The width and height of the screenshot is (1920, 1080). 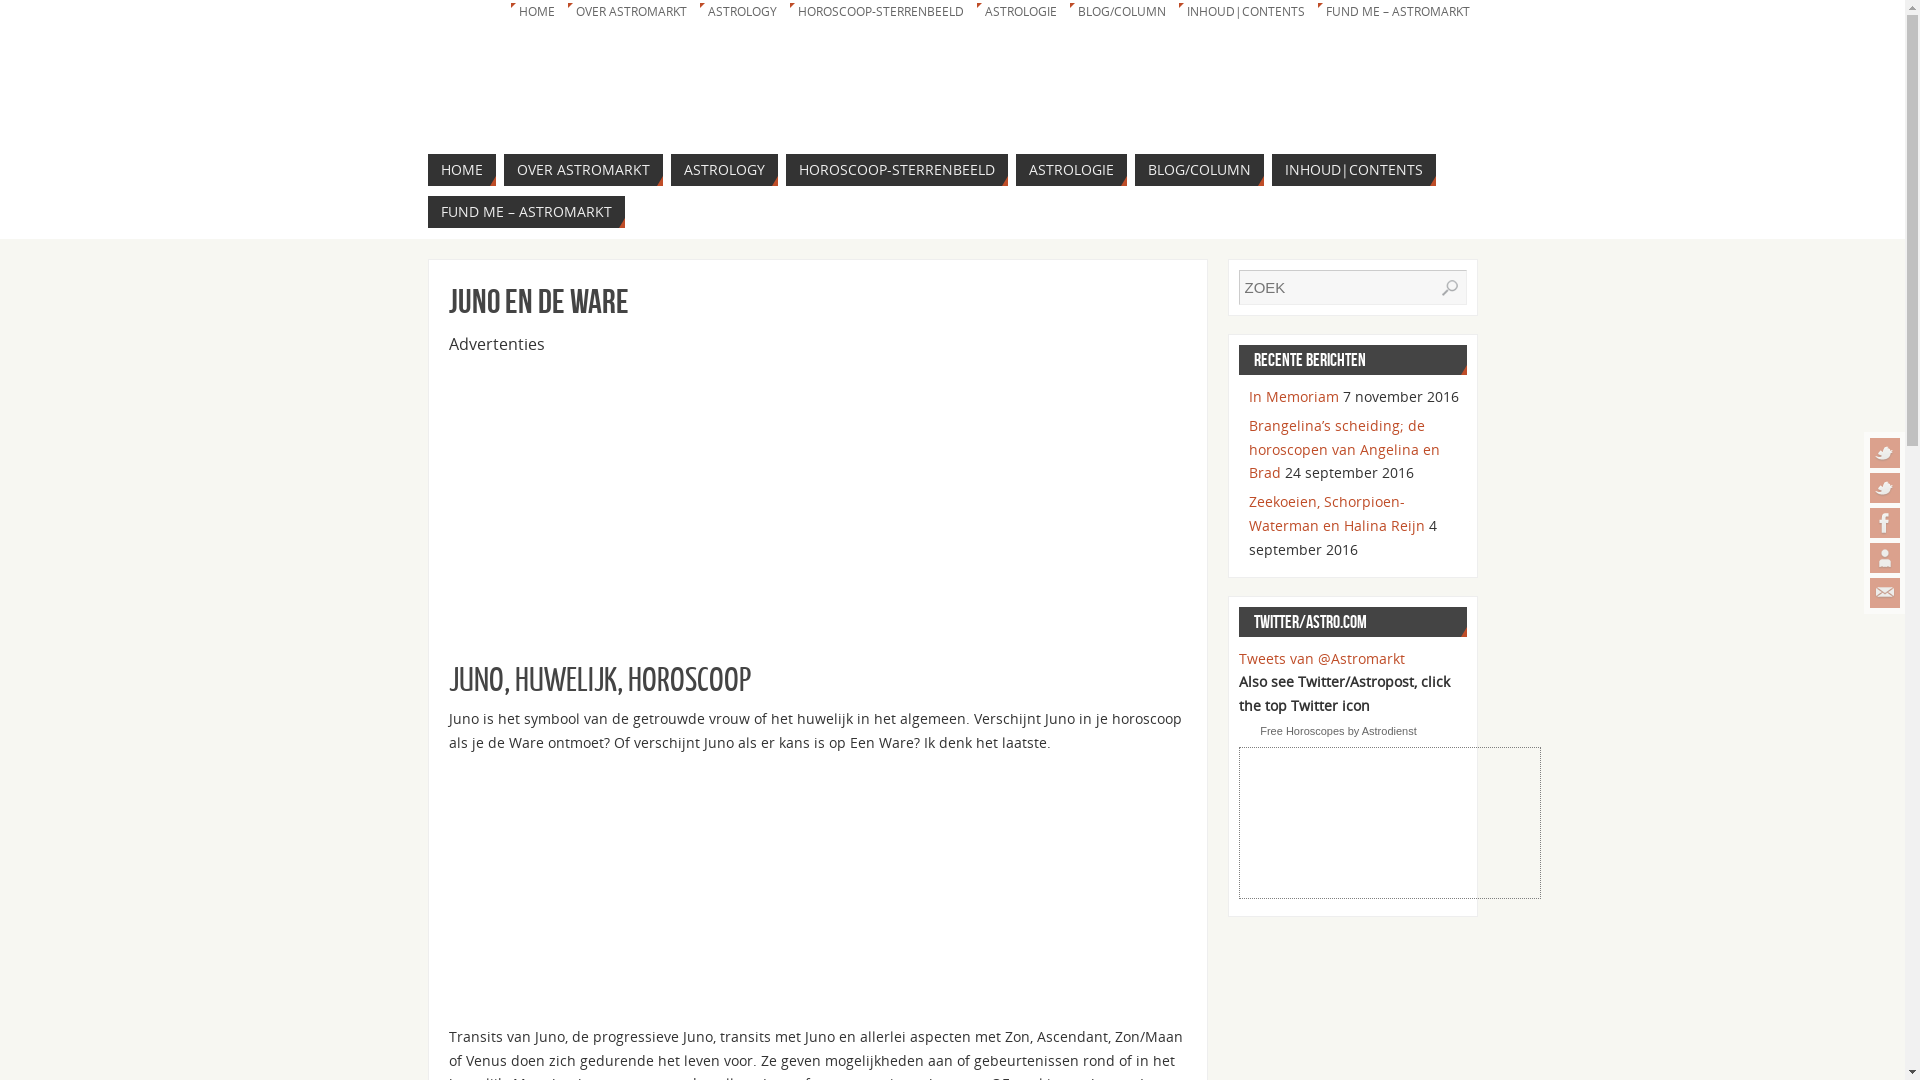 I want to click on 'Tweets van @Astromarkt', so click(x=1237, y=658).